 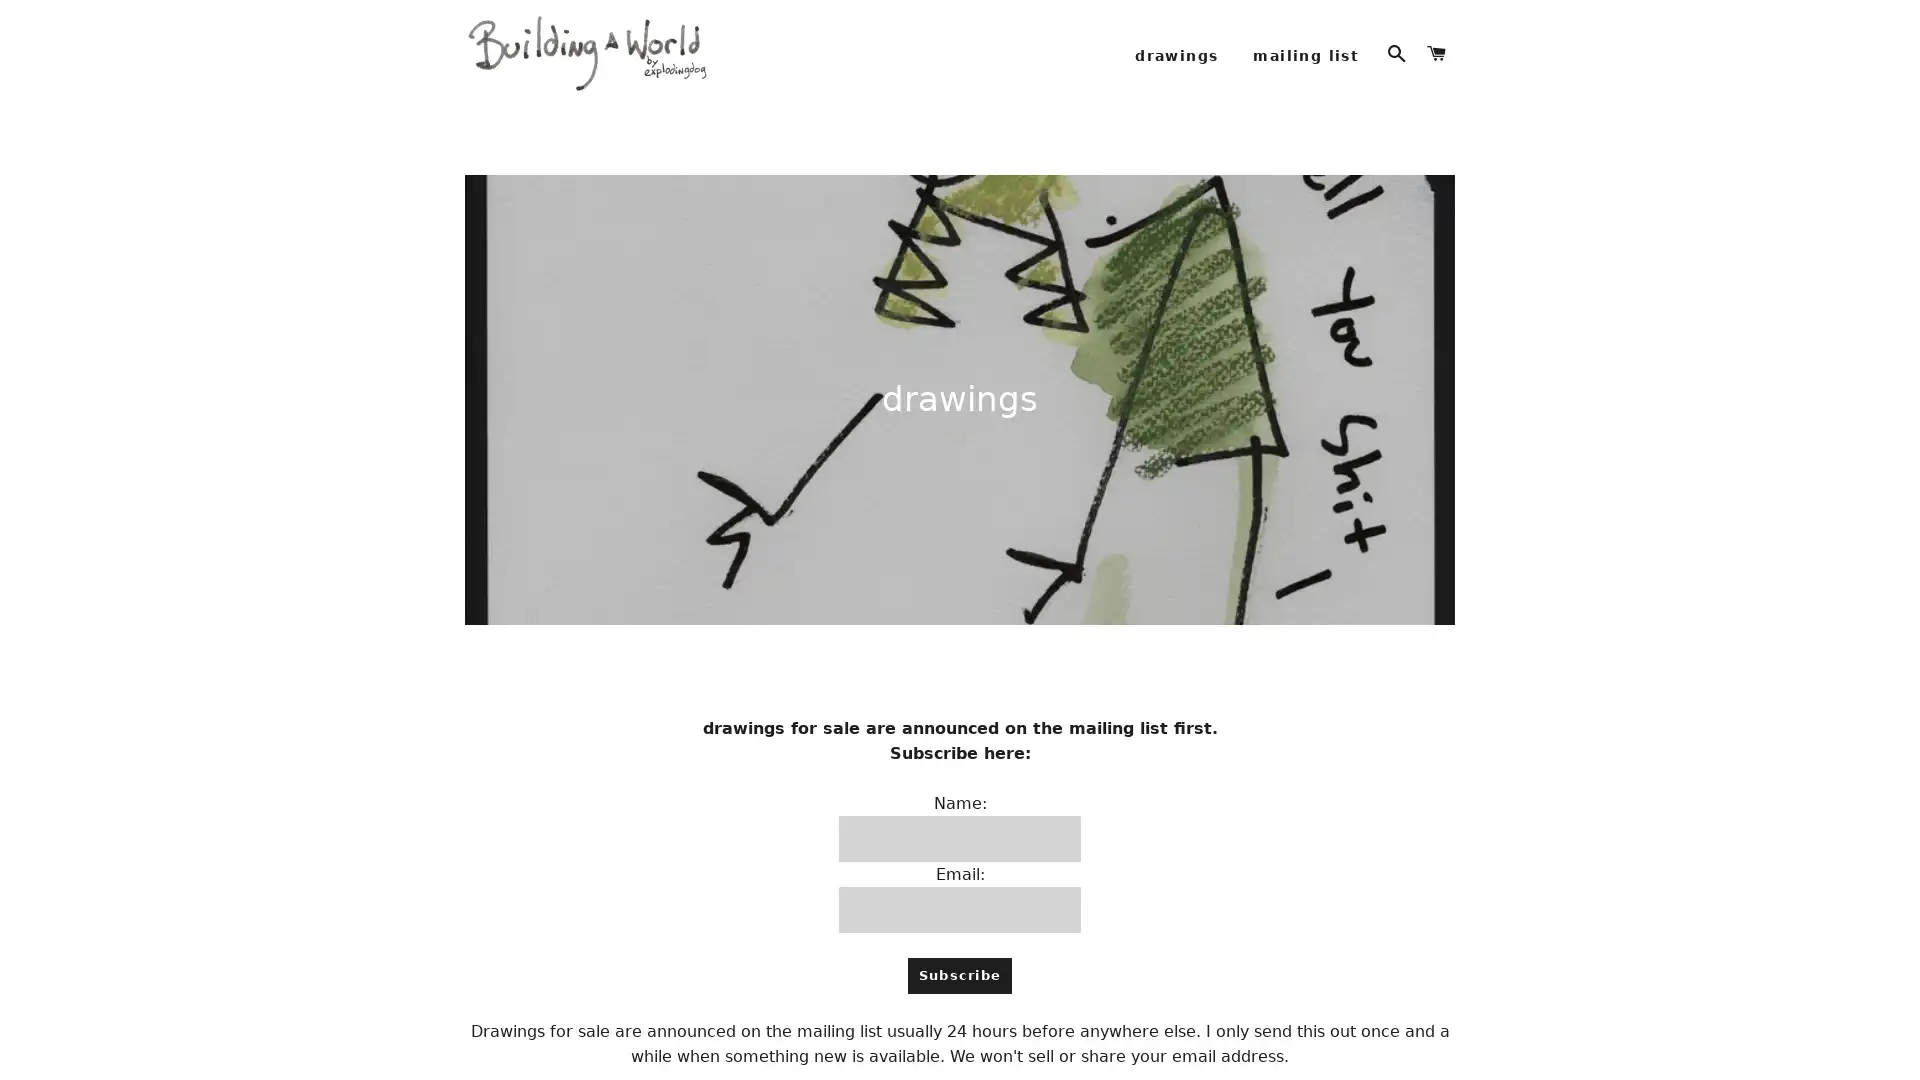 What do you see at coordinates (958, 1002) in the screenshot?
I see `Subscribe` at bounding box center [958, 1002].